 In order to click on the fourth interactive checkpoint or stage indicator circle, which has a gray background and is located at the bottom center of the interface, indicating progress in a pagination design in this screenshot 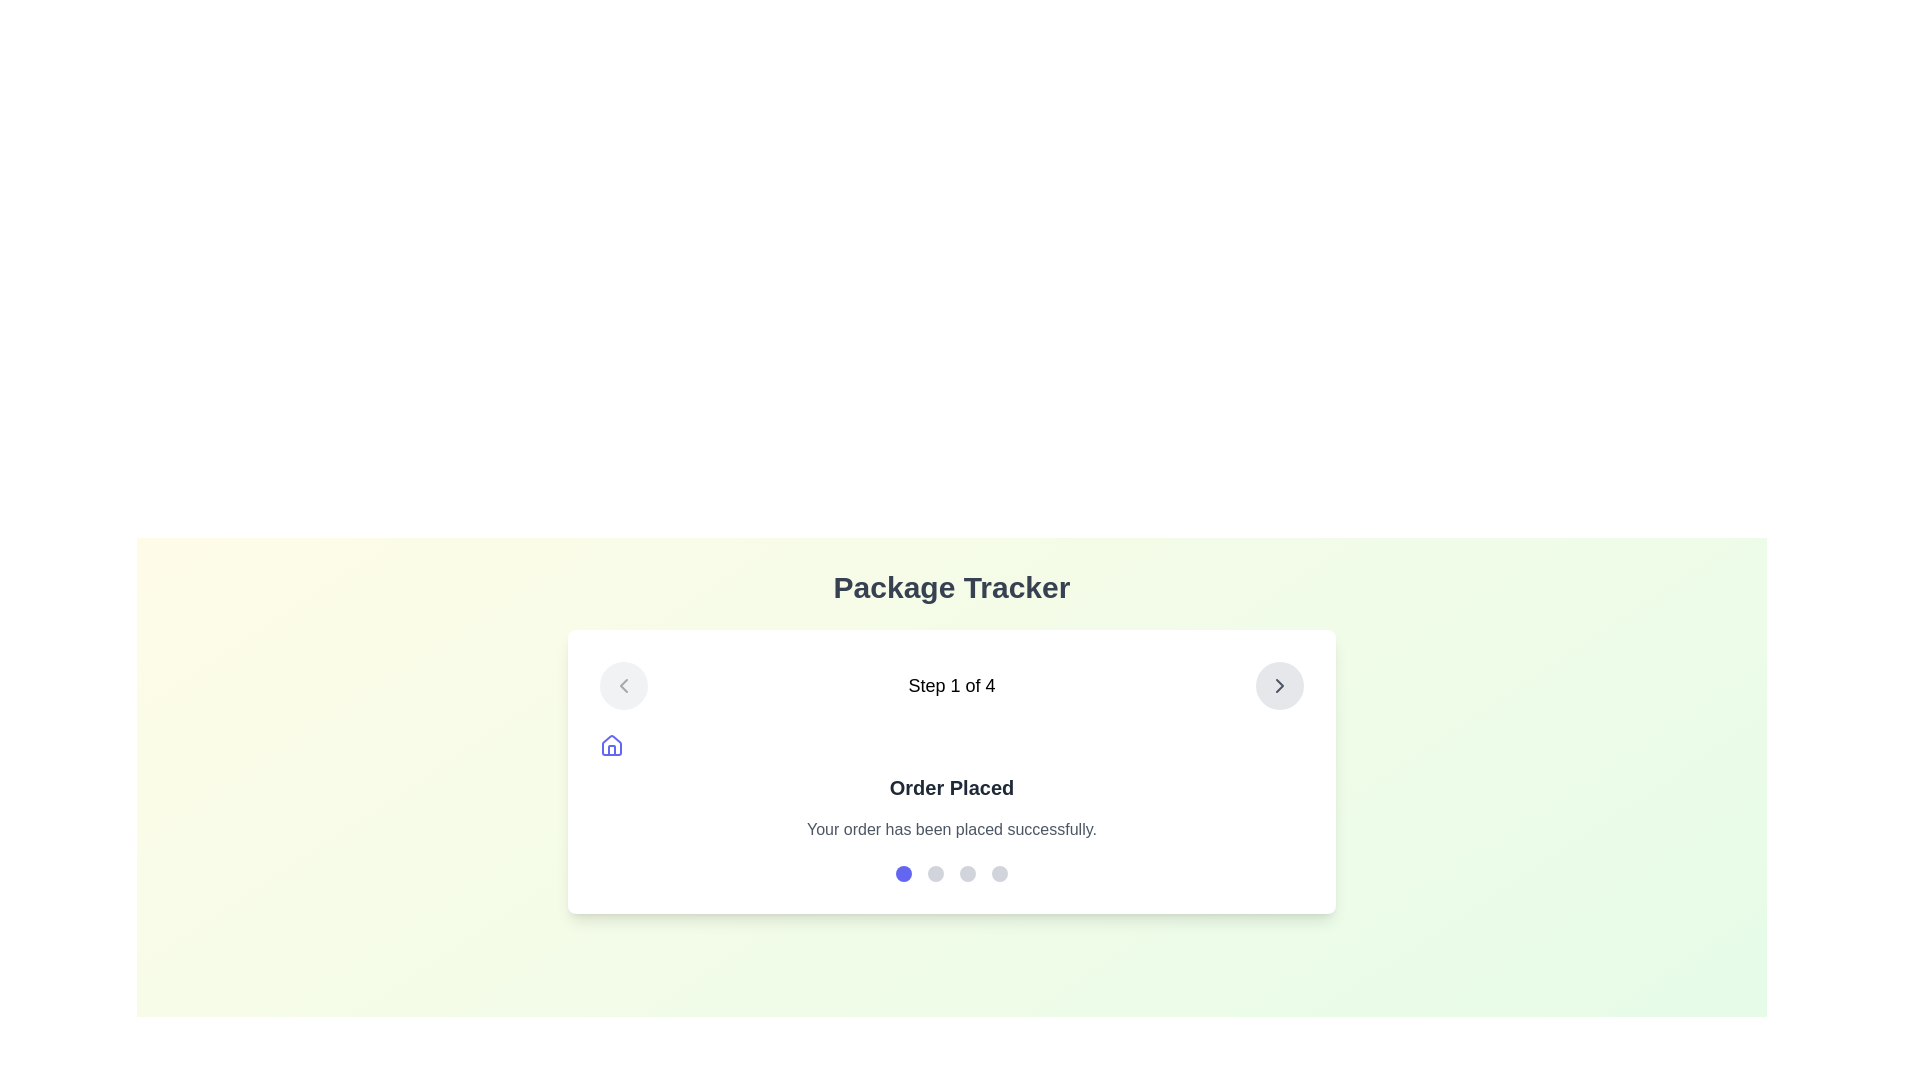, I will do `click(999, 873)`.